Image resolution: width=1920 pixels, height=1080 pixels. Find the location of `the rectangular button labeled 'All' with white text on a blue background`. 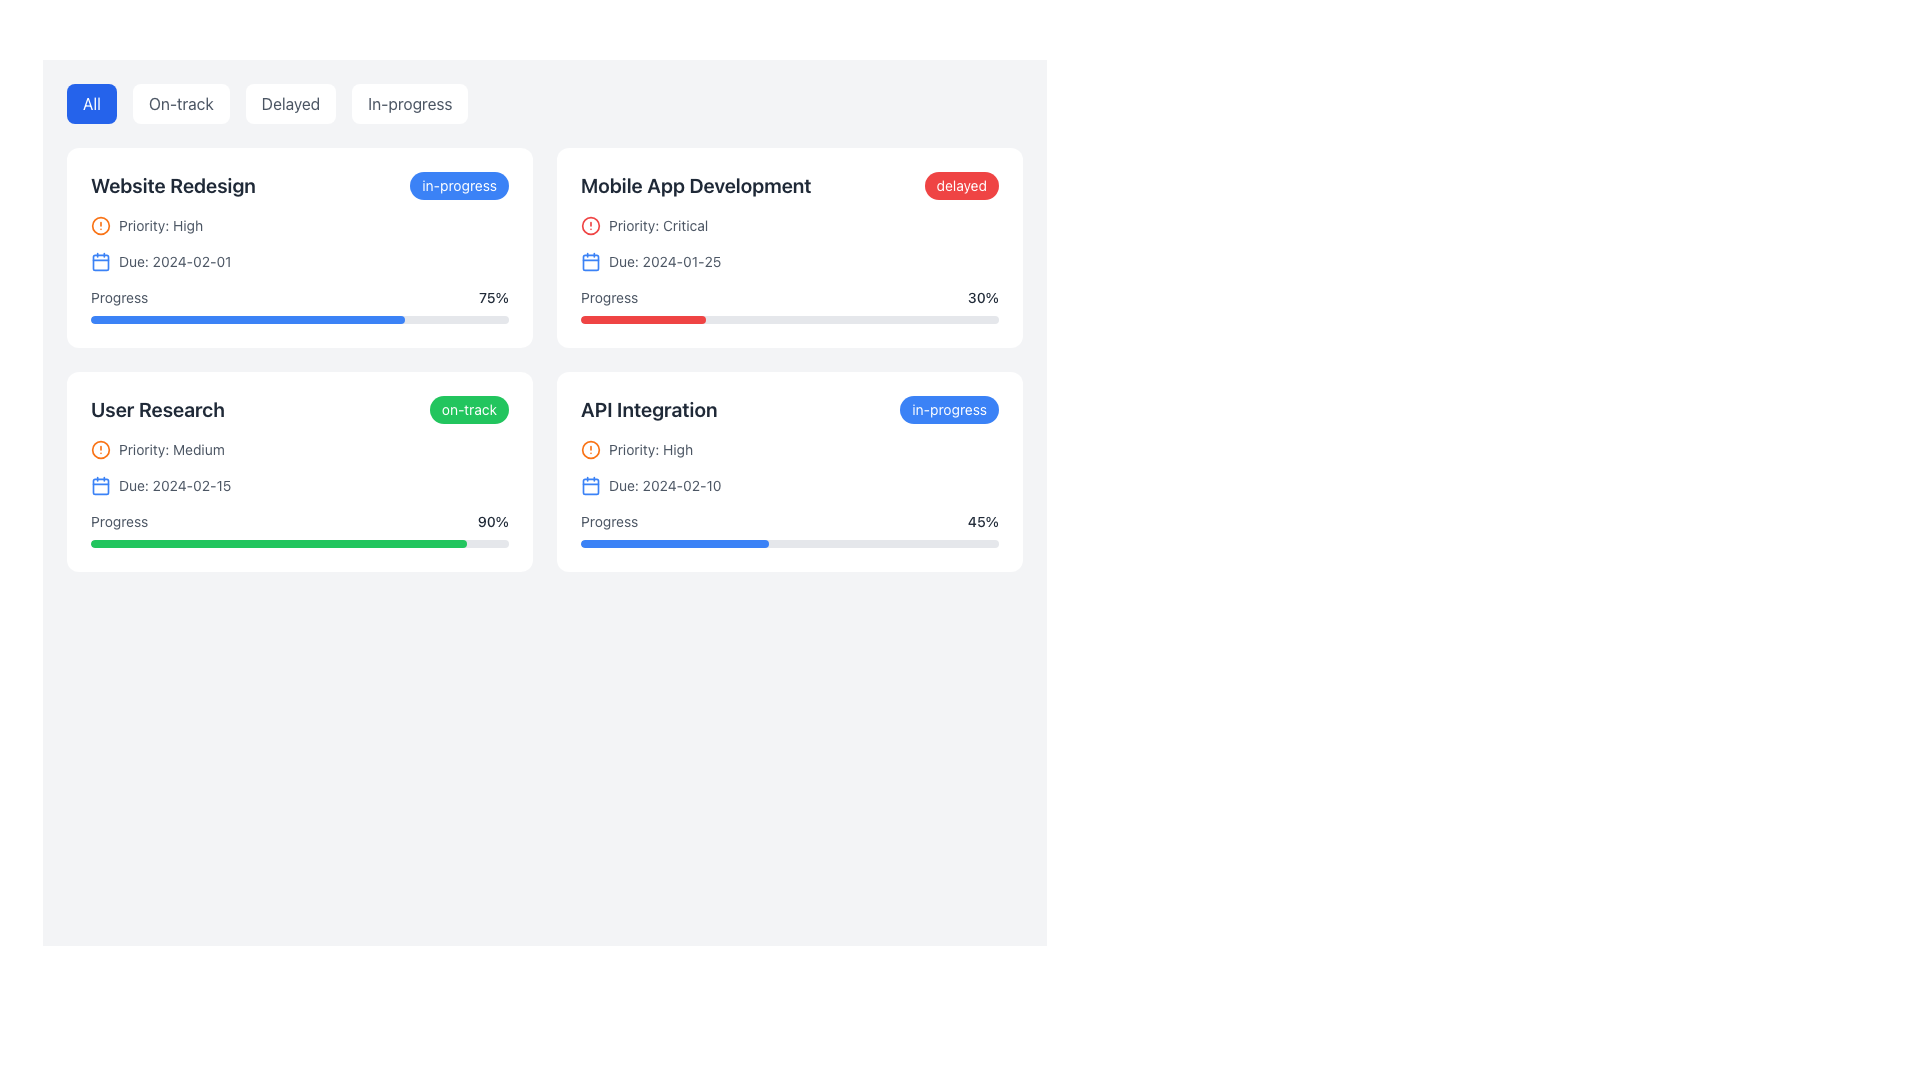

the rectangular button labeled 'All' with white text on a blue background is located at coordinates (90, 104).